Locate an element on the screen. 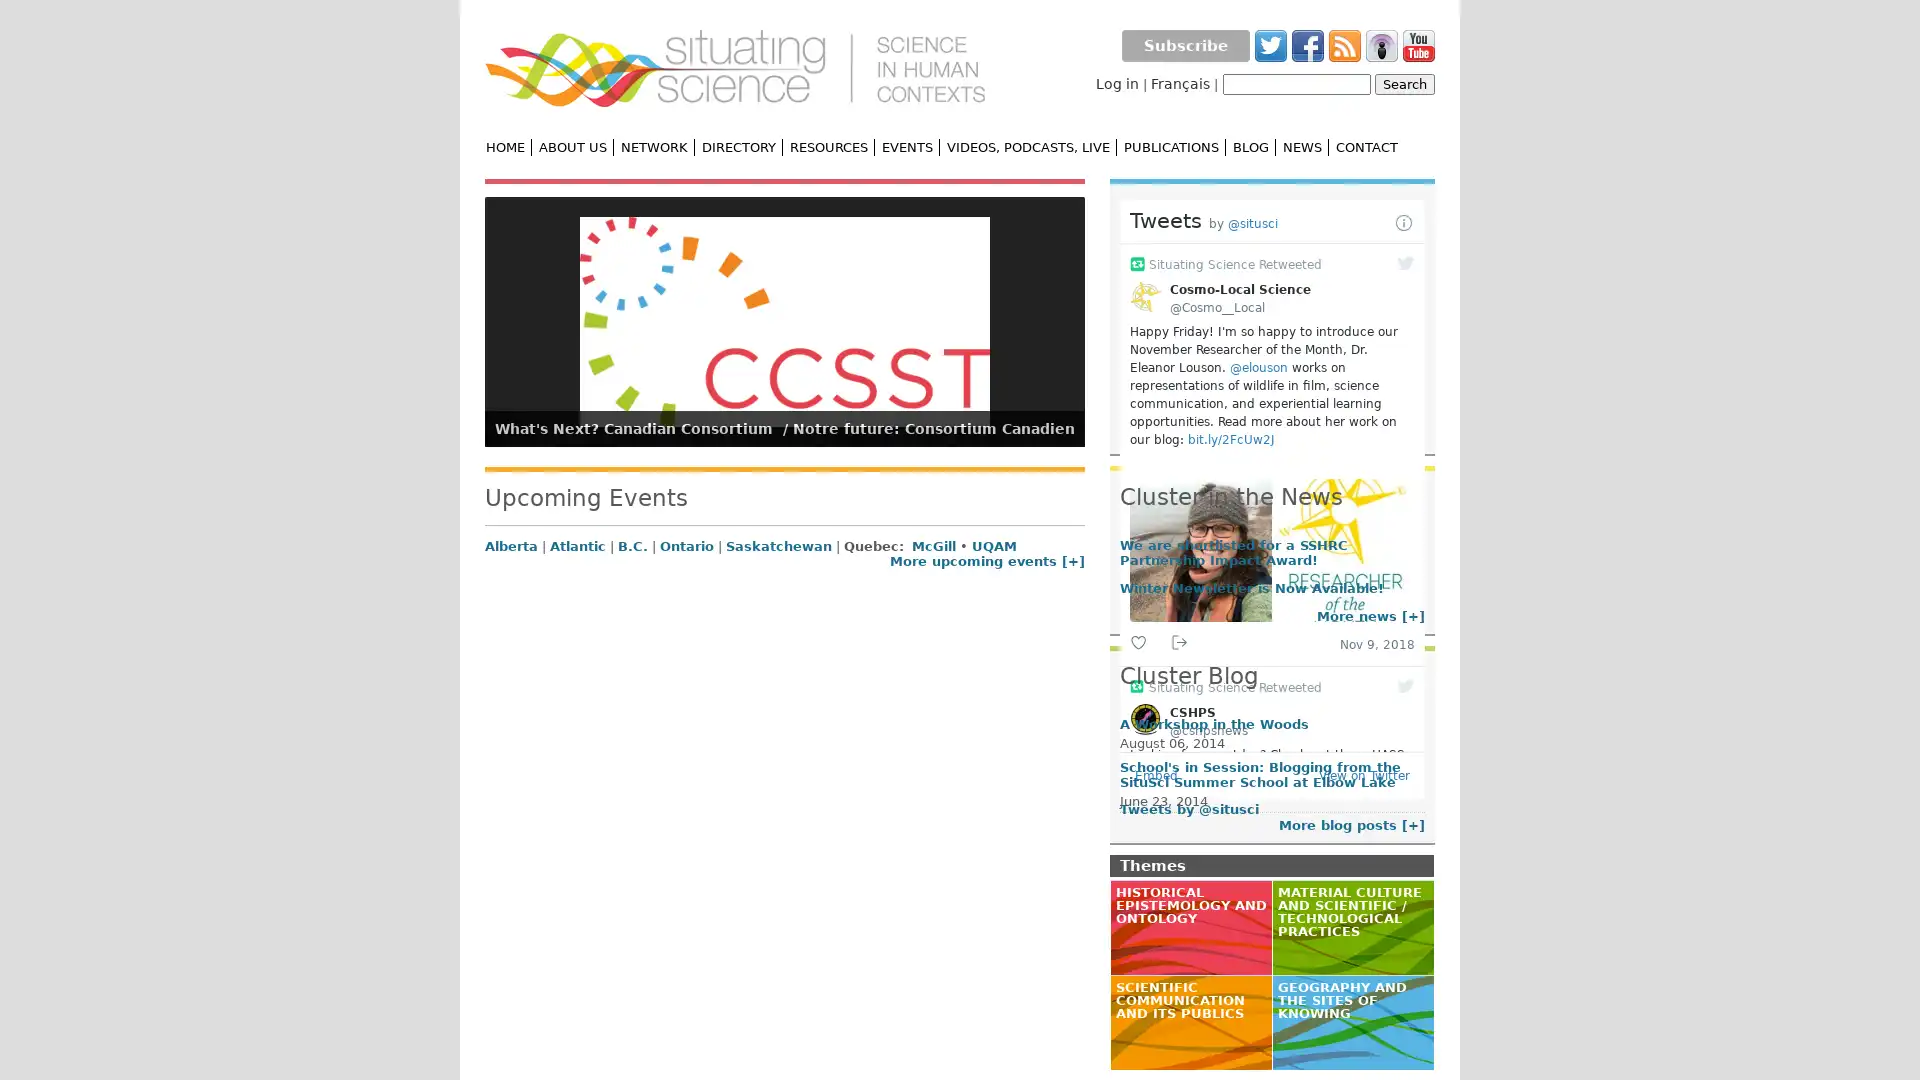 The height and width of the screenshot is (1080, 1920). Search is located at coordinates (1404, 83).